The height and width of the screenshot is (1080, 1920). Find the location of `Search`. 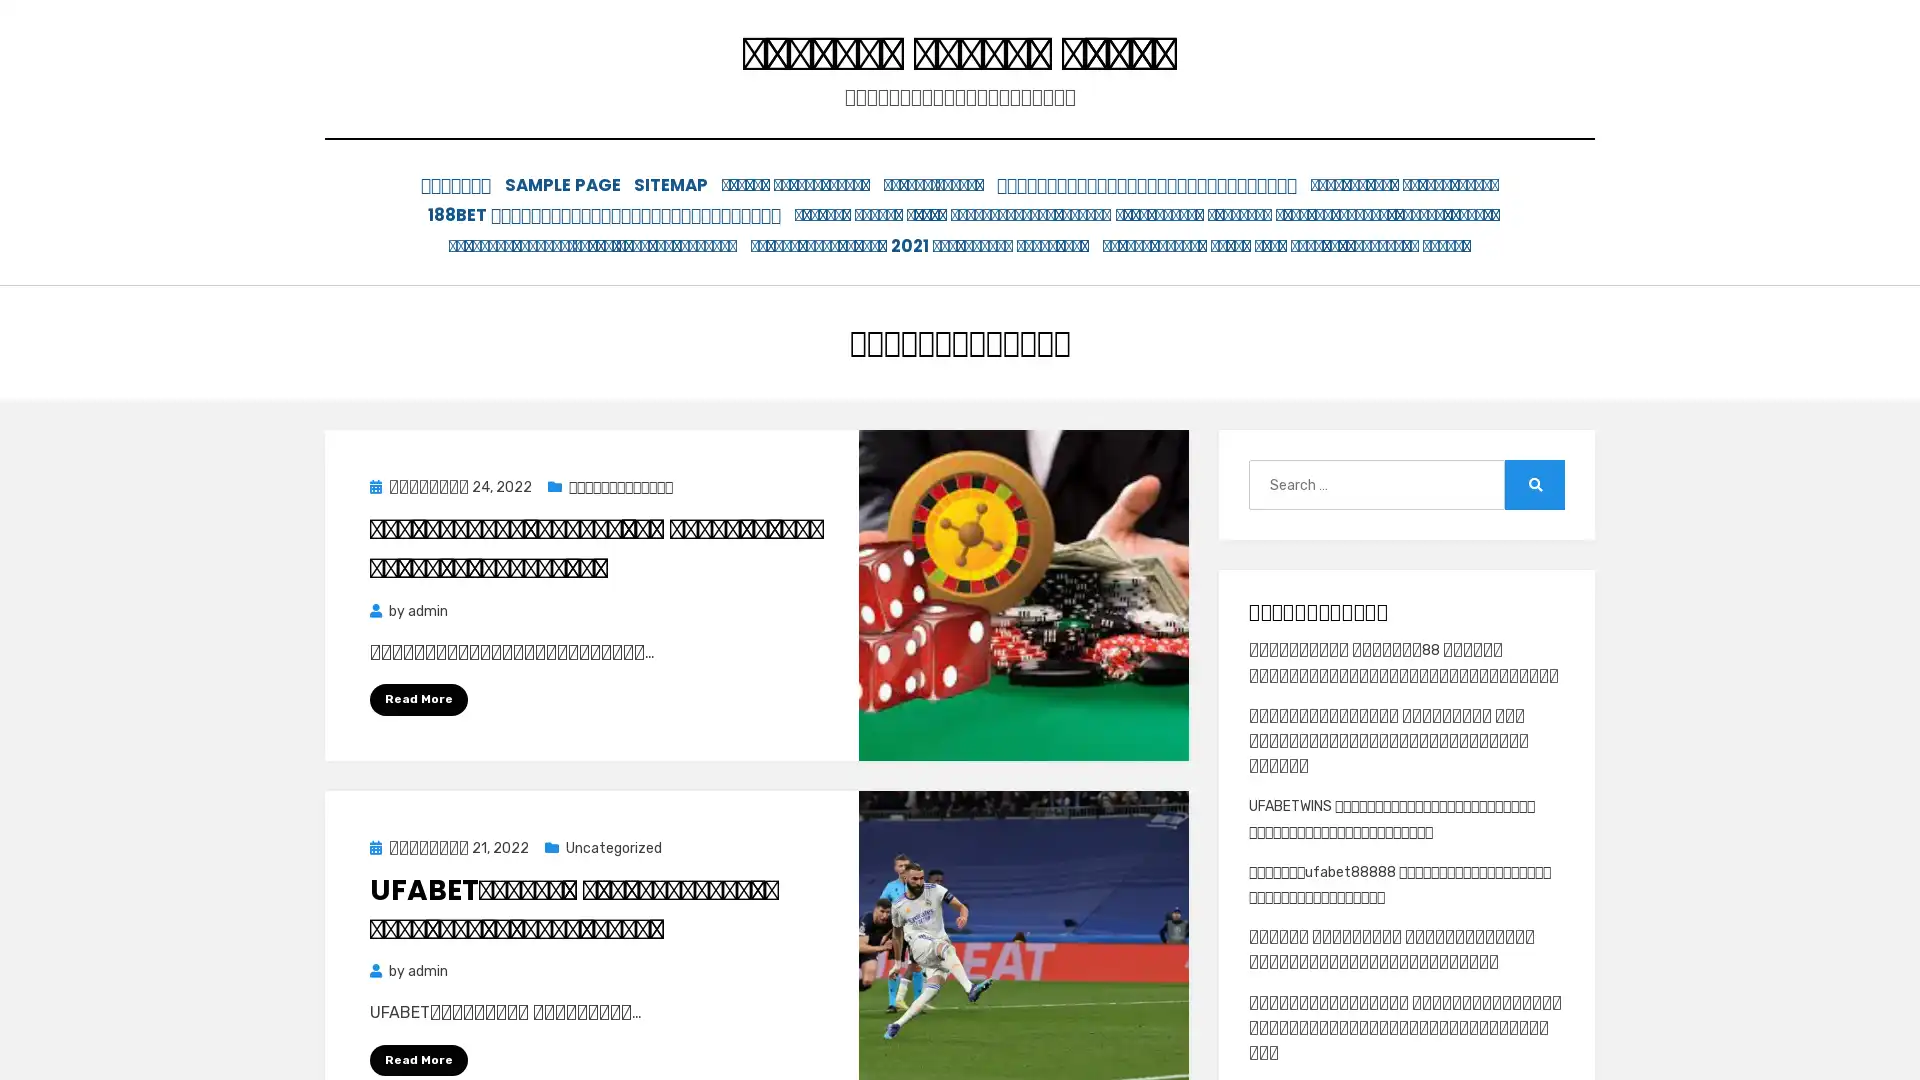

Search is located at coordinates (1534, 467).